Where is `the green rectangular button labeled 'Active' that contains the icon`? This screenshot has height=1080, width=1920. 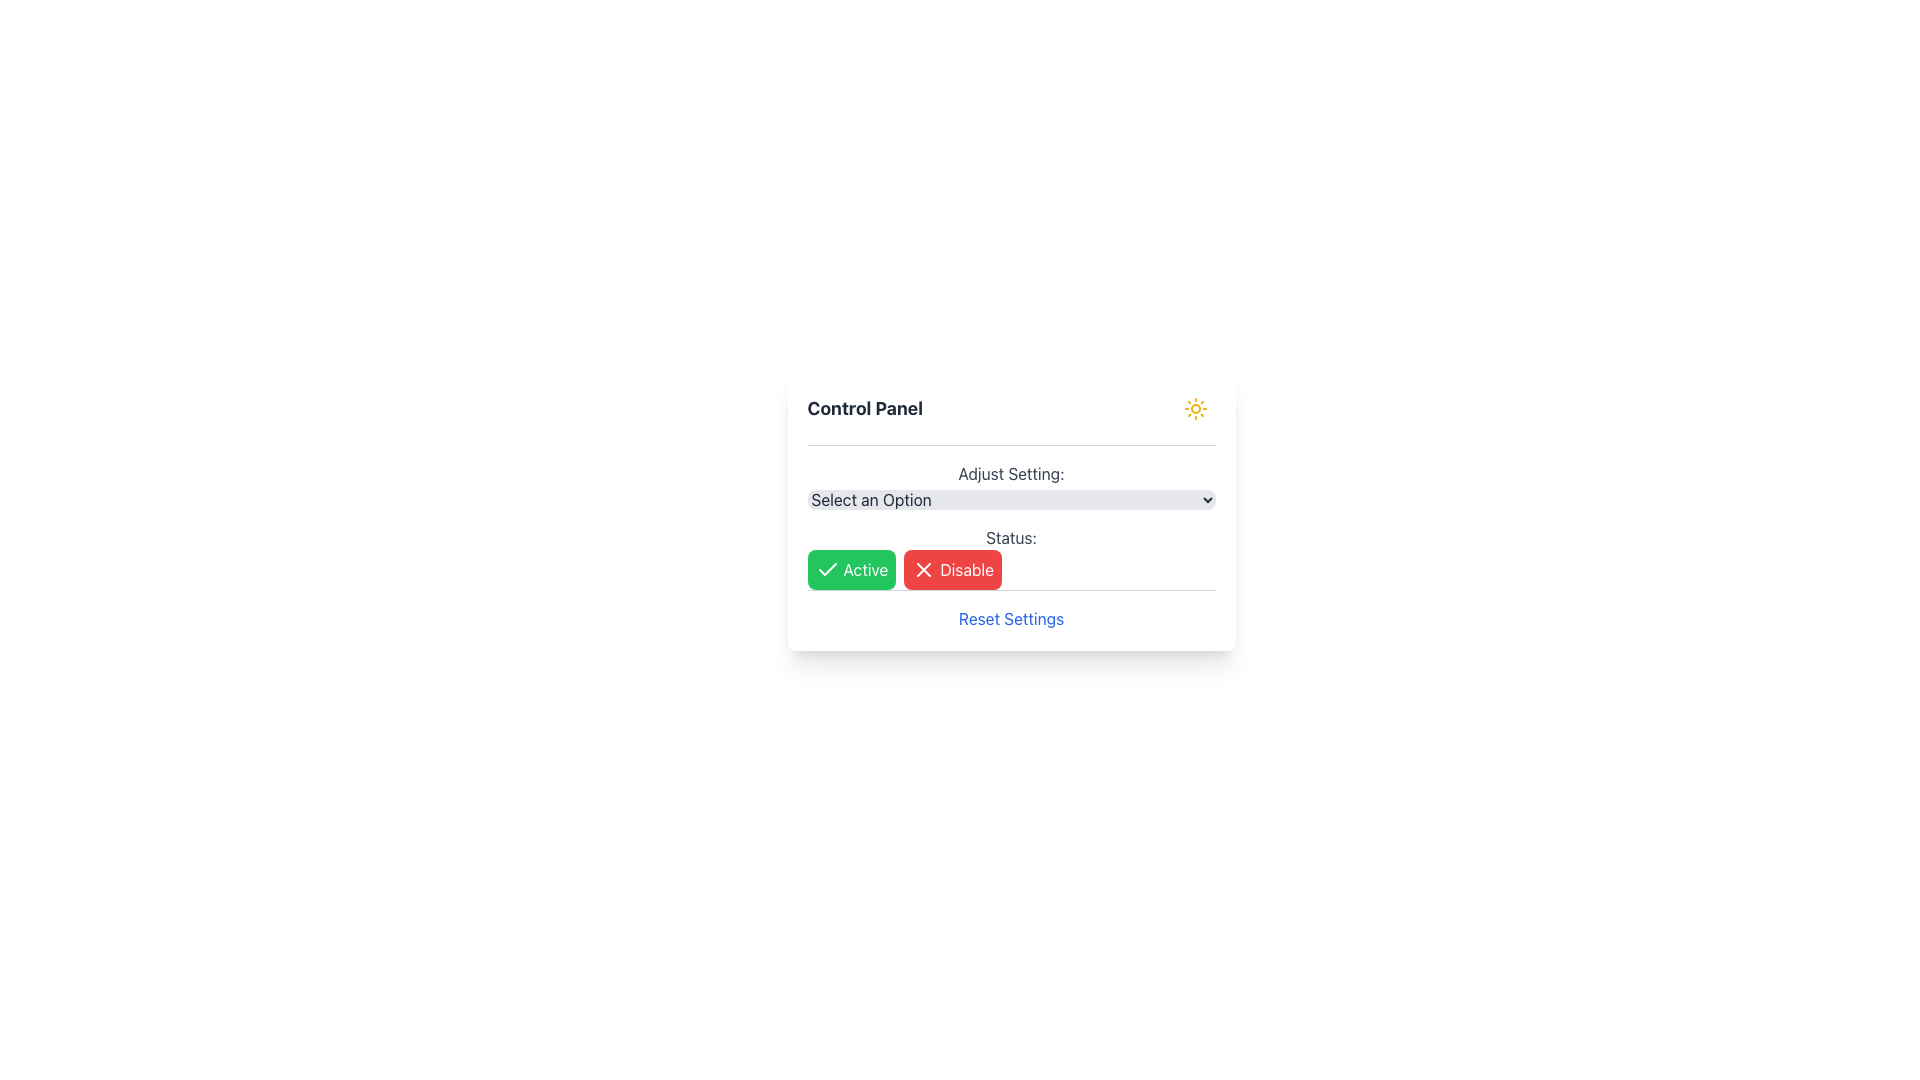
the green rectangular button labeled 'Active' that contains the icon is located at coordinates (827, 569).